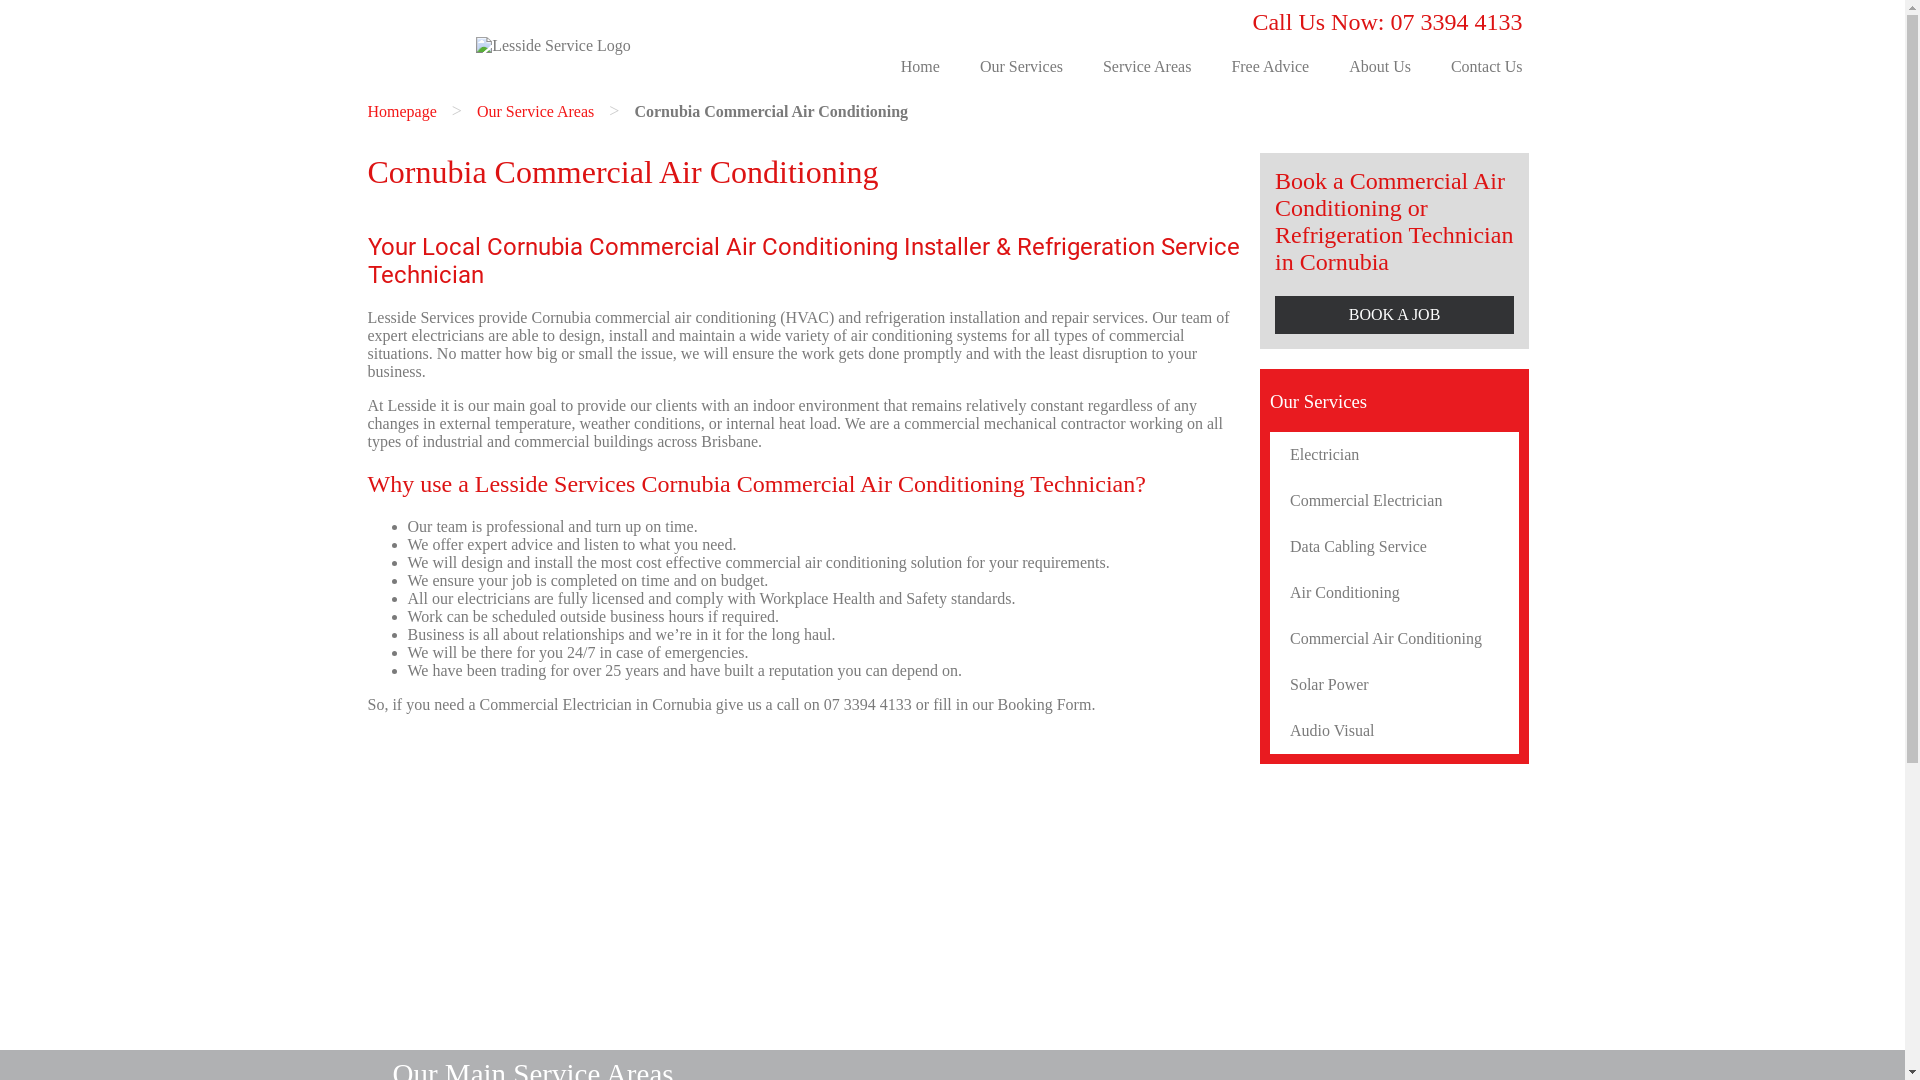  I want to click on 'Our Services', so click(1021, 65).